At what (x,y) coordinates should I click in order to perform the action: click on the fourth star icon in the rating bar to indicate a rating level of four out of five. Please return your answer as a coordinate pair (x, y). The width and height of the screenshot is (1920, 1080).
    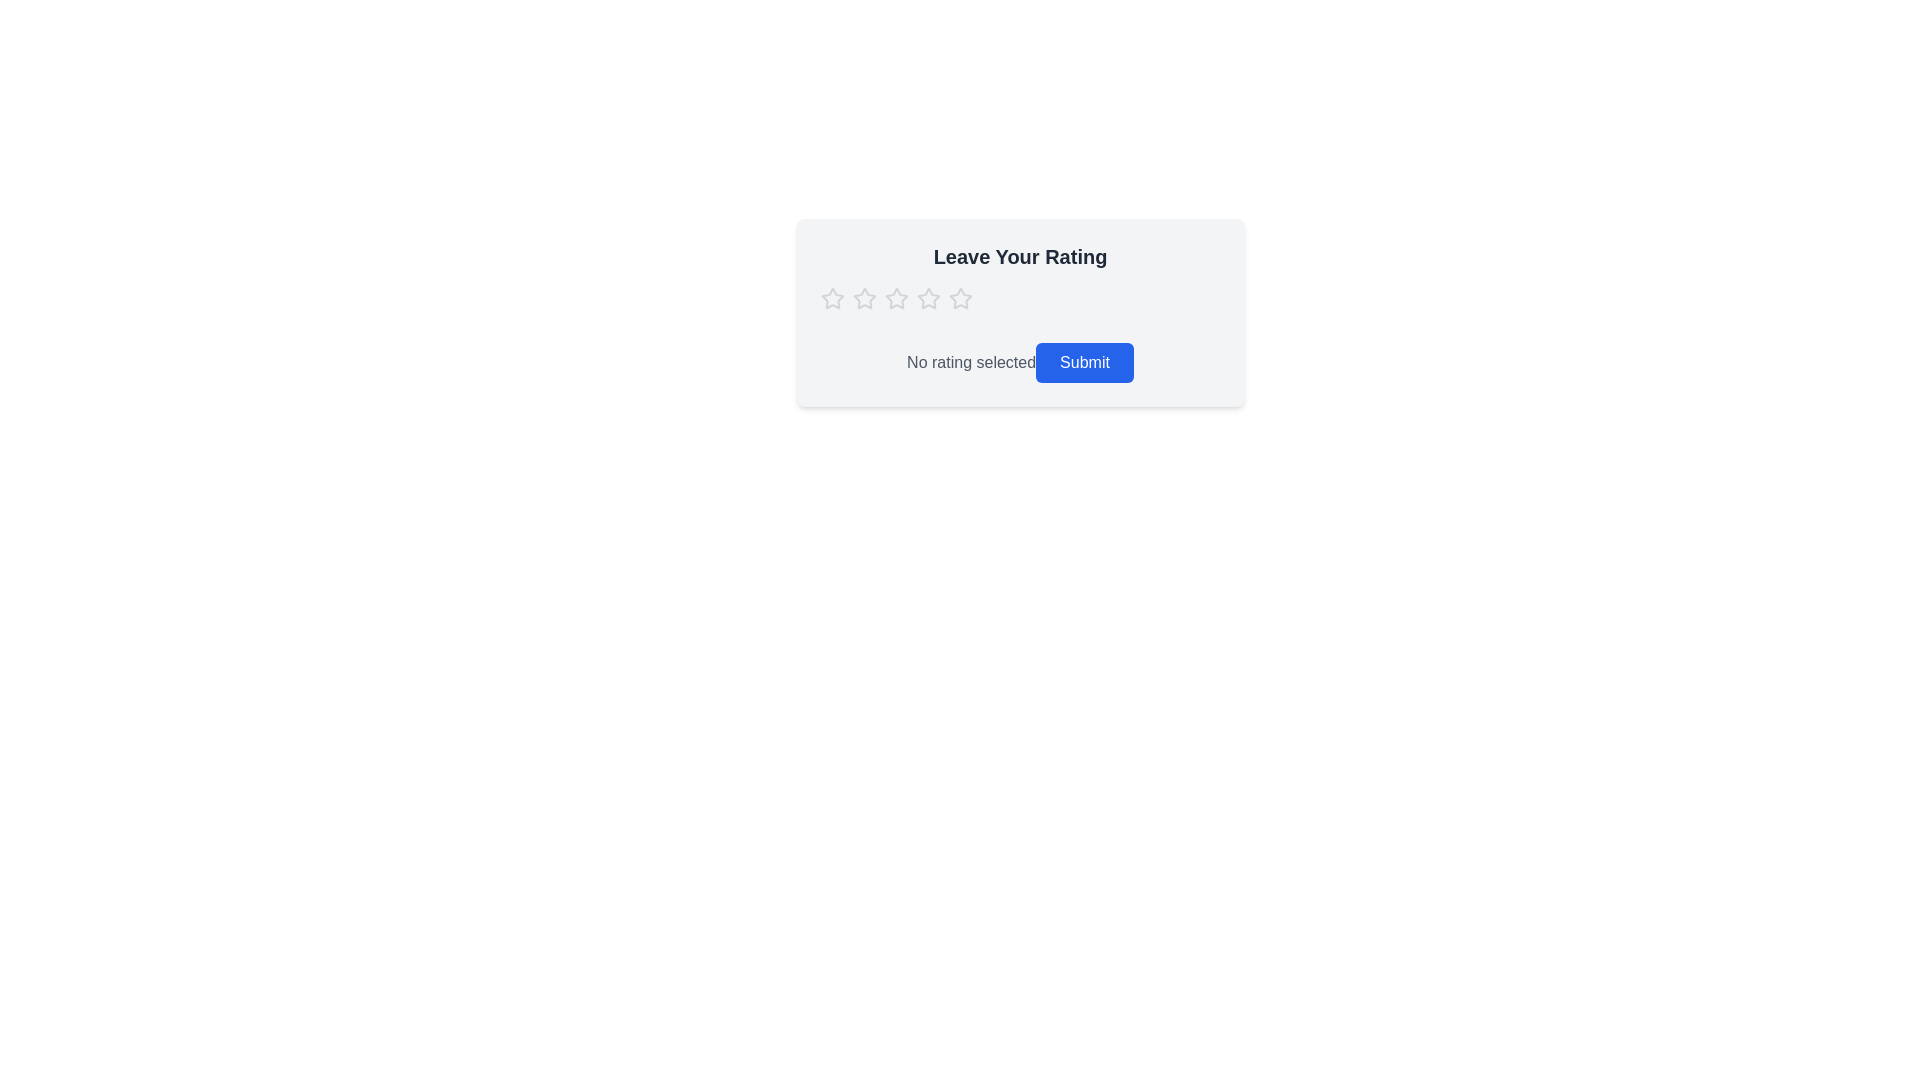
    Looking at the image, I should click on (960, 299).